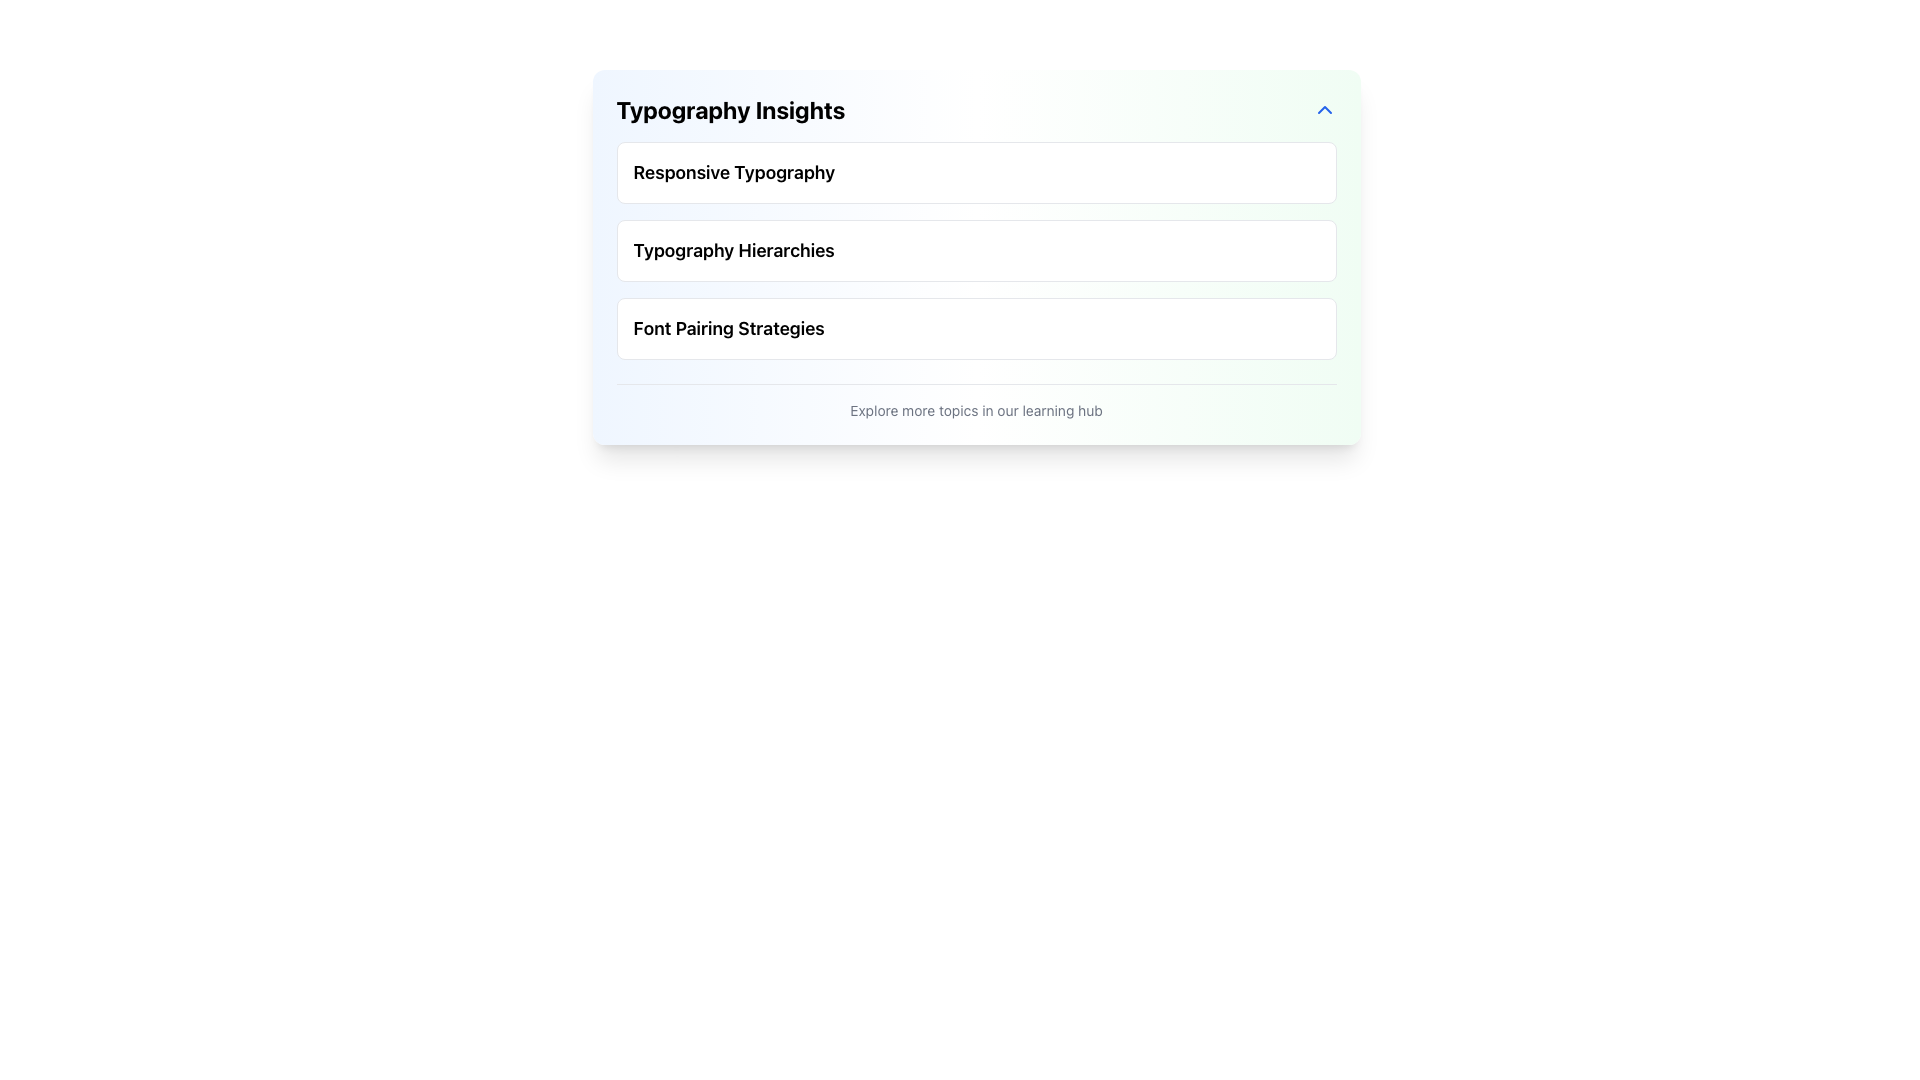 The image size is (1920, 1080). Describe the element at coordinates (1324, 110) in the screenshot. I see `the upward-facing chevron-shaped button on the right side of the 'Typography Insights' header` at that location.